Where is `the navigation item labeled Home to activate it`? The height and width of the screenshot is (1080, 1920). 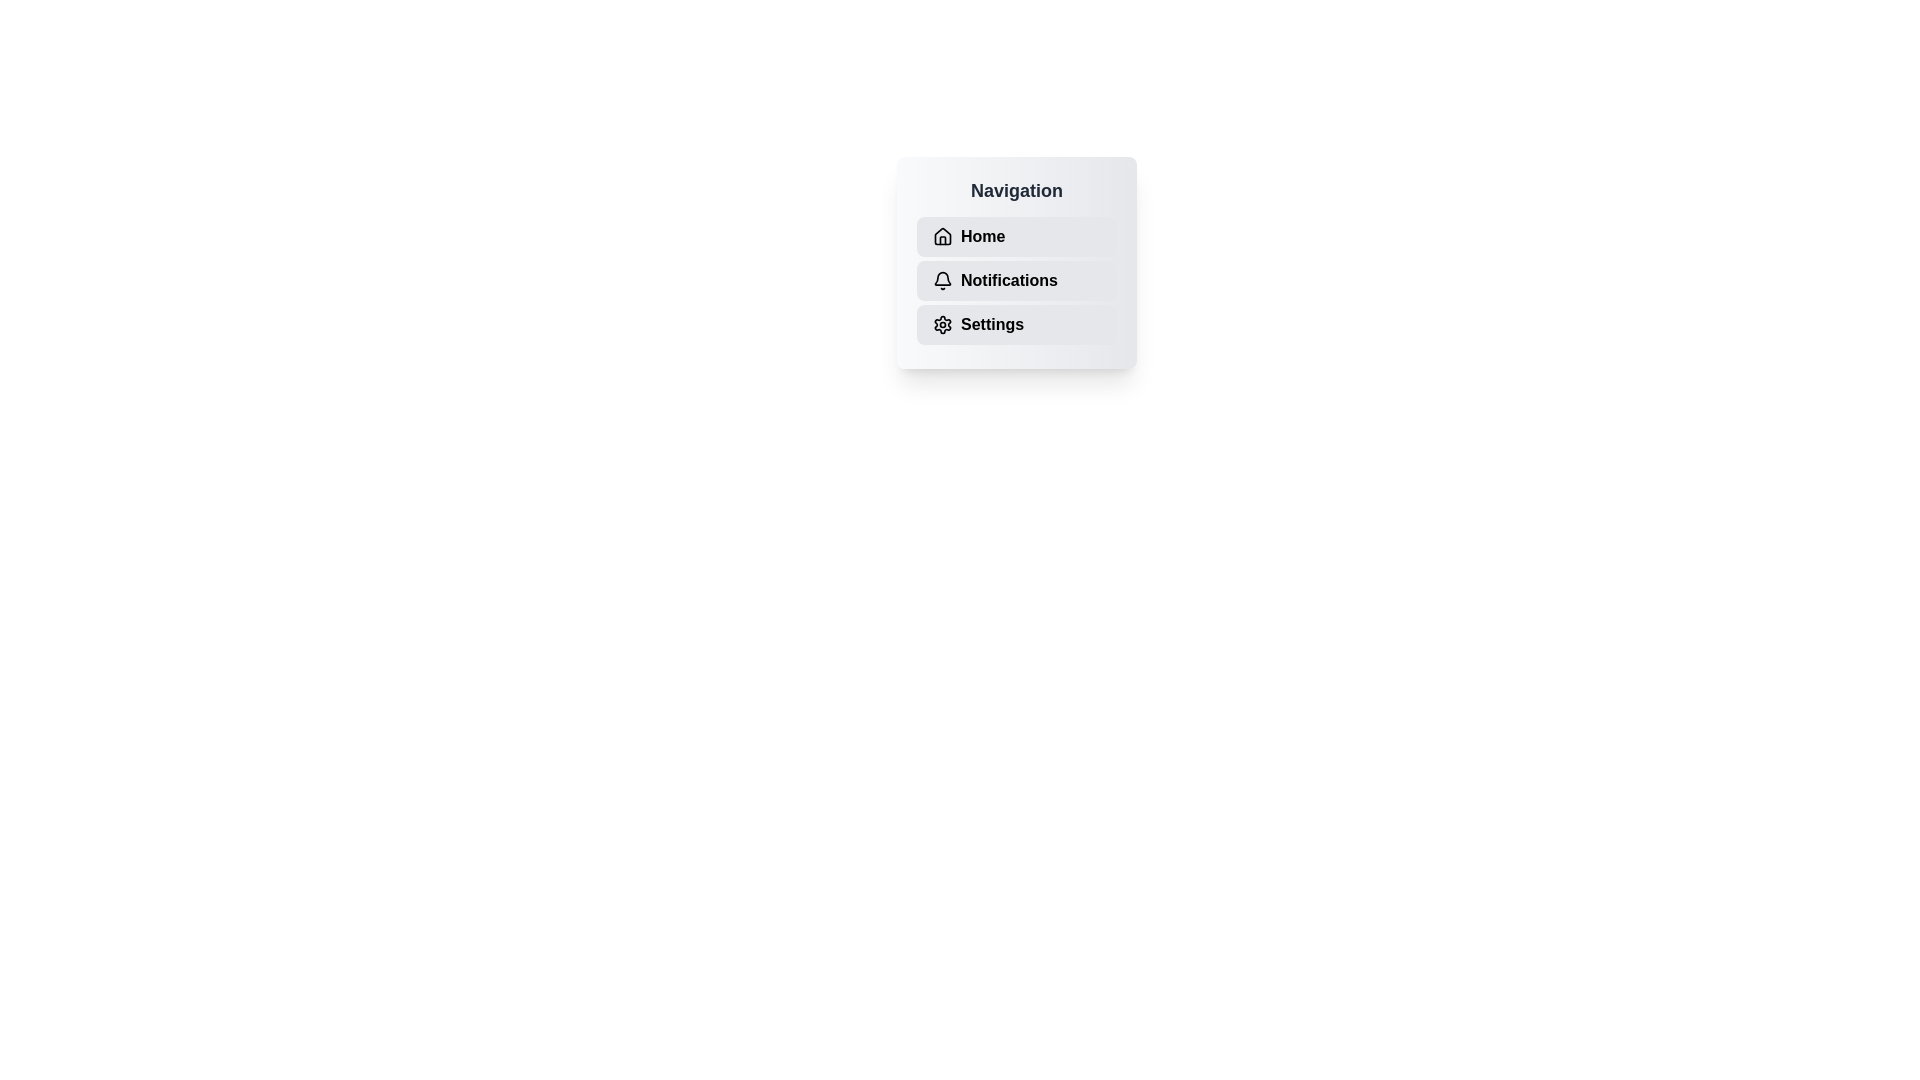 the navigation item labeled Home to activate it is located at coordinates (1017, 235).